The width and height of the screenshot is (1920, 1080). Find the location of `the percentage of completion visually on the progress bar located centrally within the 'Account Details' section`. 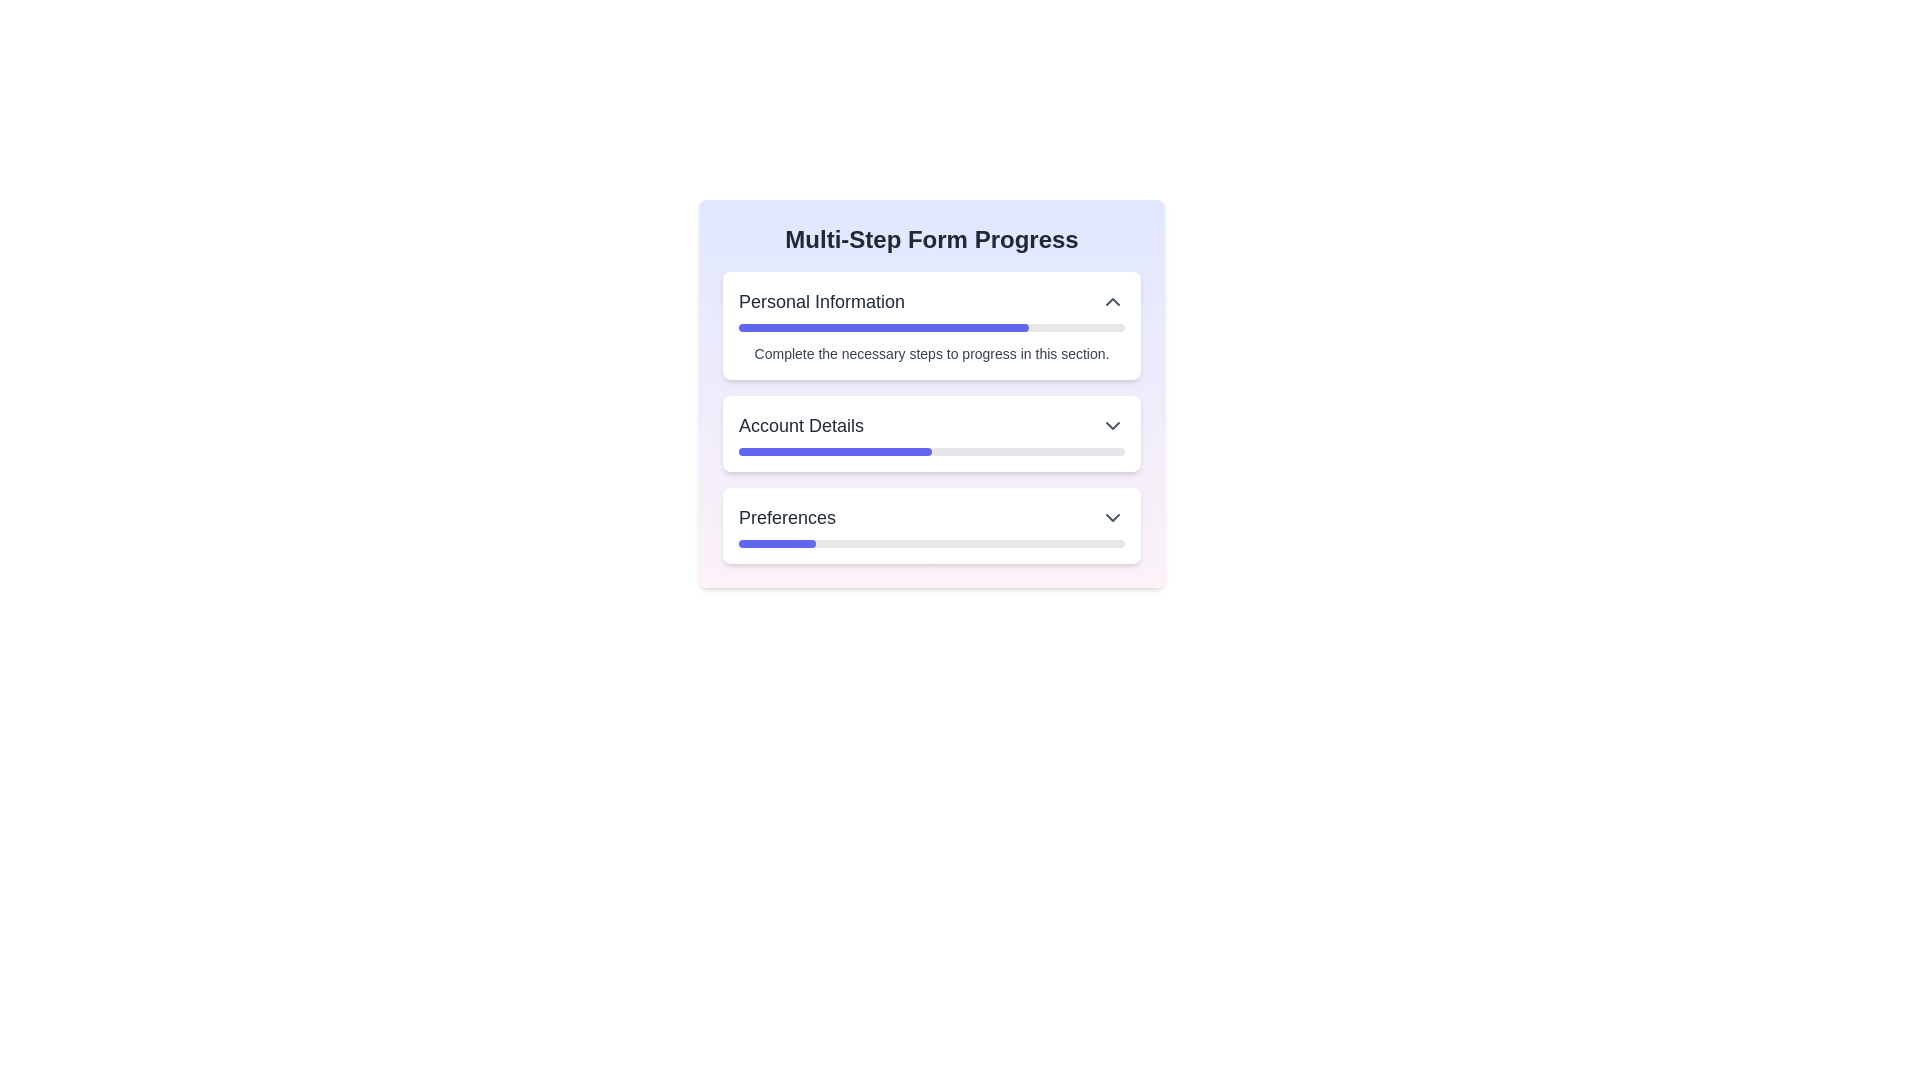

the percentage of completion visually on the progress bar located centrally within the 'Account Details' section is located at coordinates (930, 451).